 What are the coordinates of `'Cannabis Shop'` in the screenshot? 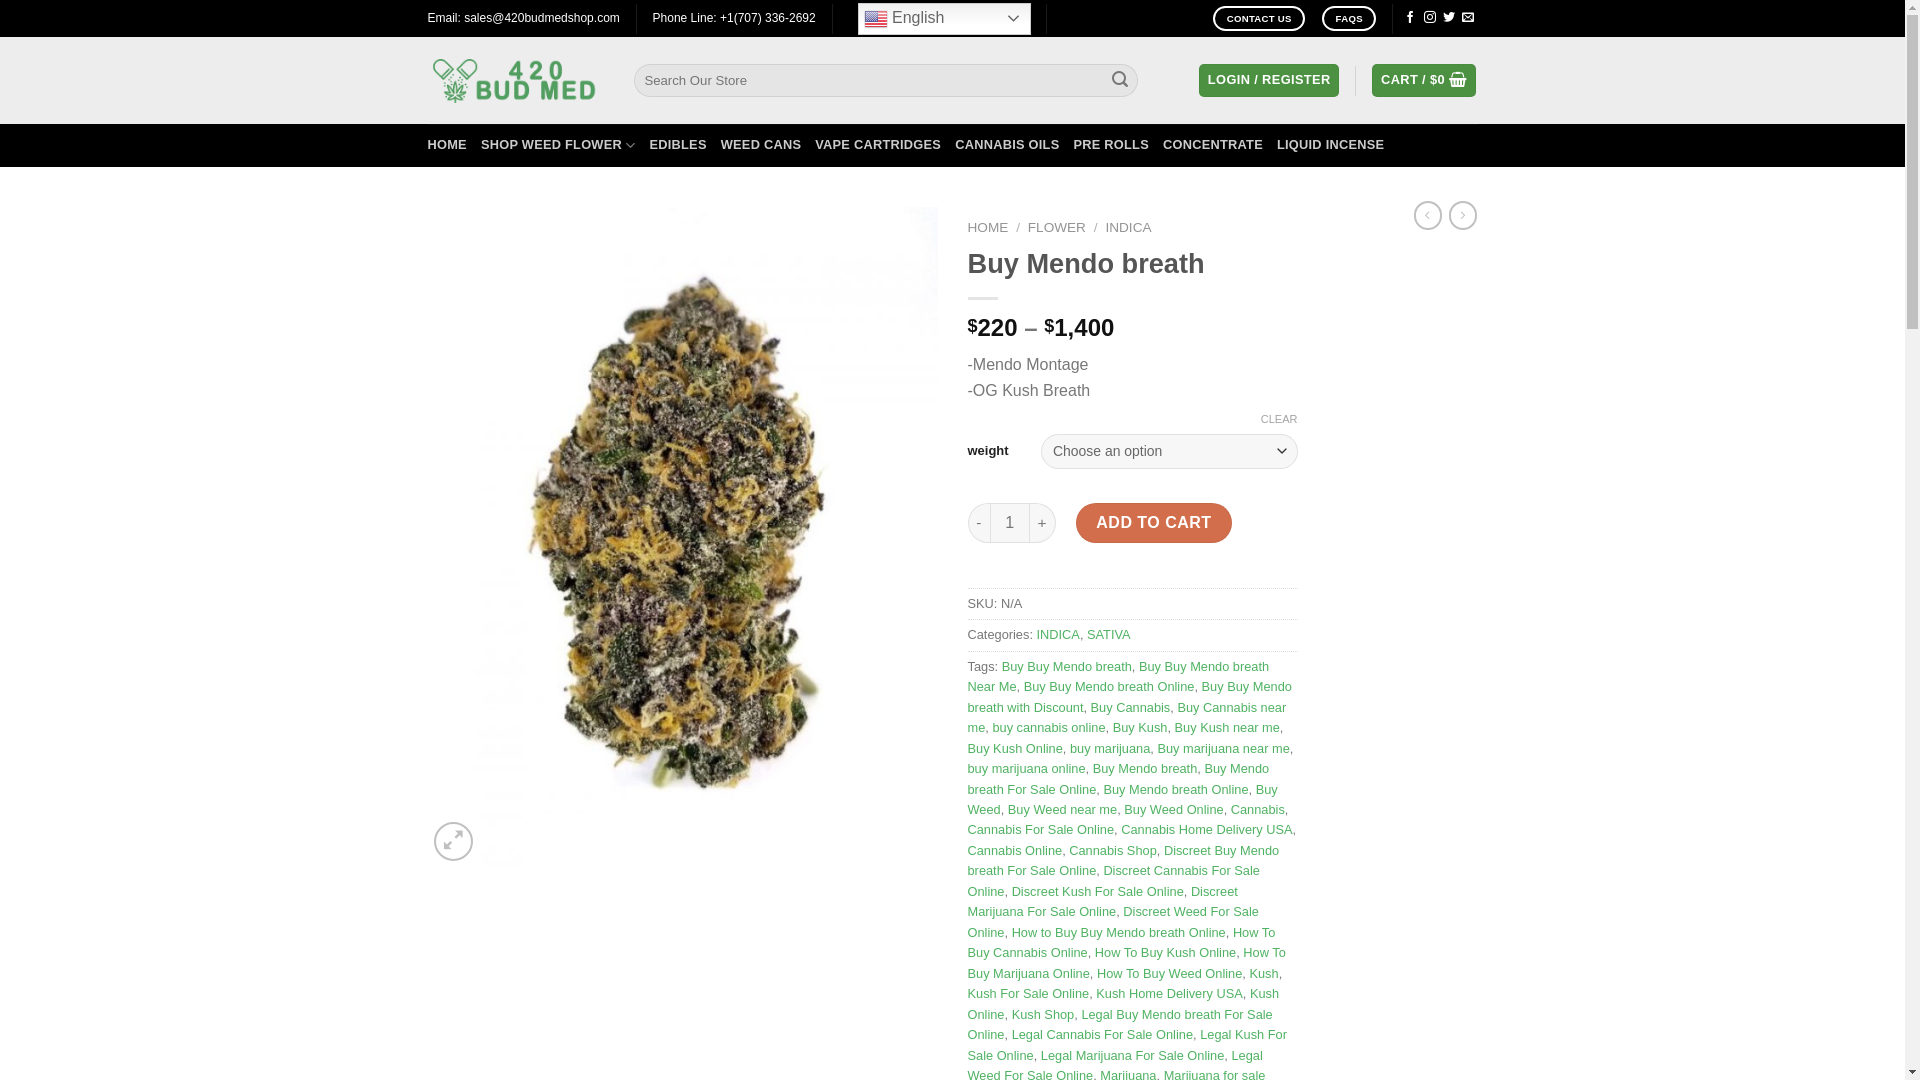 It's located at (1112, 850).